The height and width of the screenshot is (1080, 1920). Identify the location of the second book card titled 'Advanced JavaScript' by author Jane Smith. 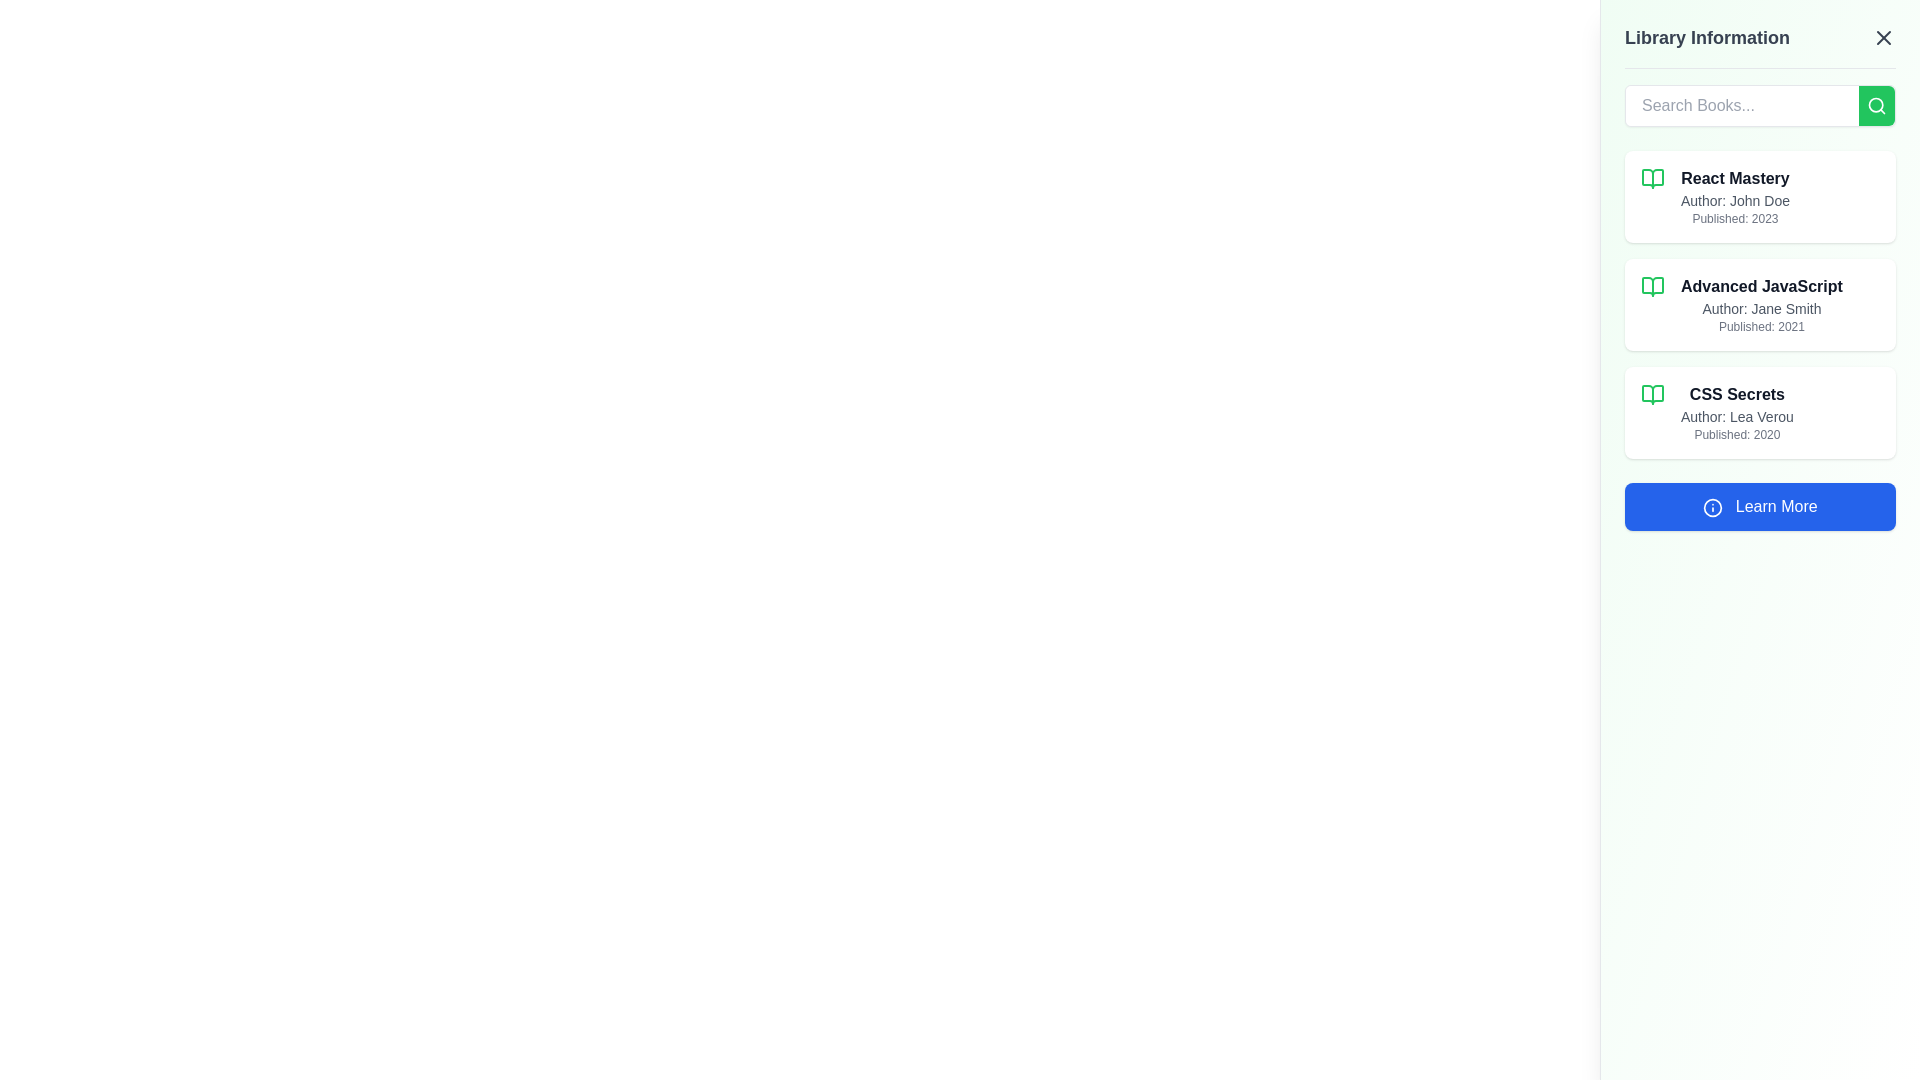
(1760, 272).